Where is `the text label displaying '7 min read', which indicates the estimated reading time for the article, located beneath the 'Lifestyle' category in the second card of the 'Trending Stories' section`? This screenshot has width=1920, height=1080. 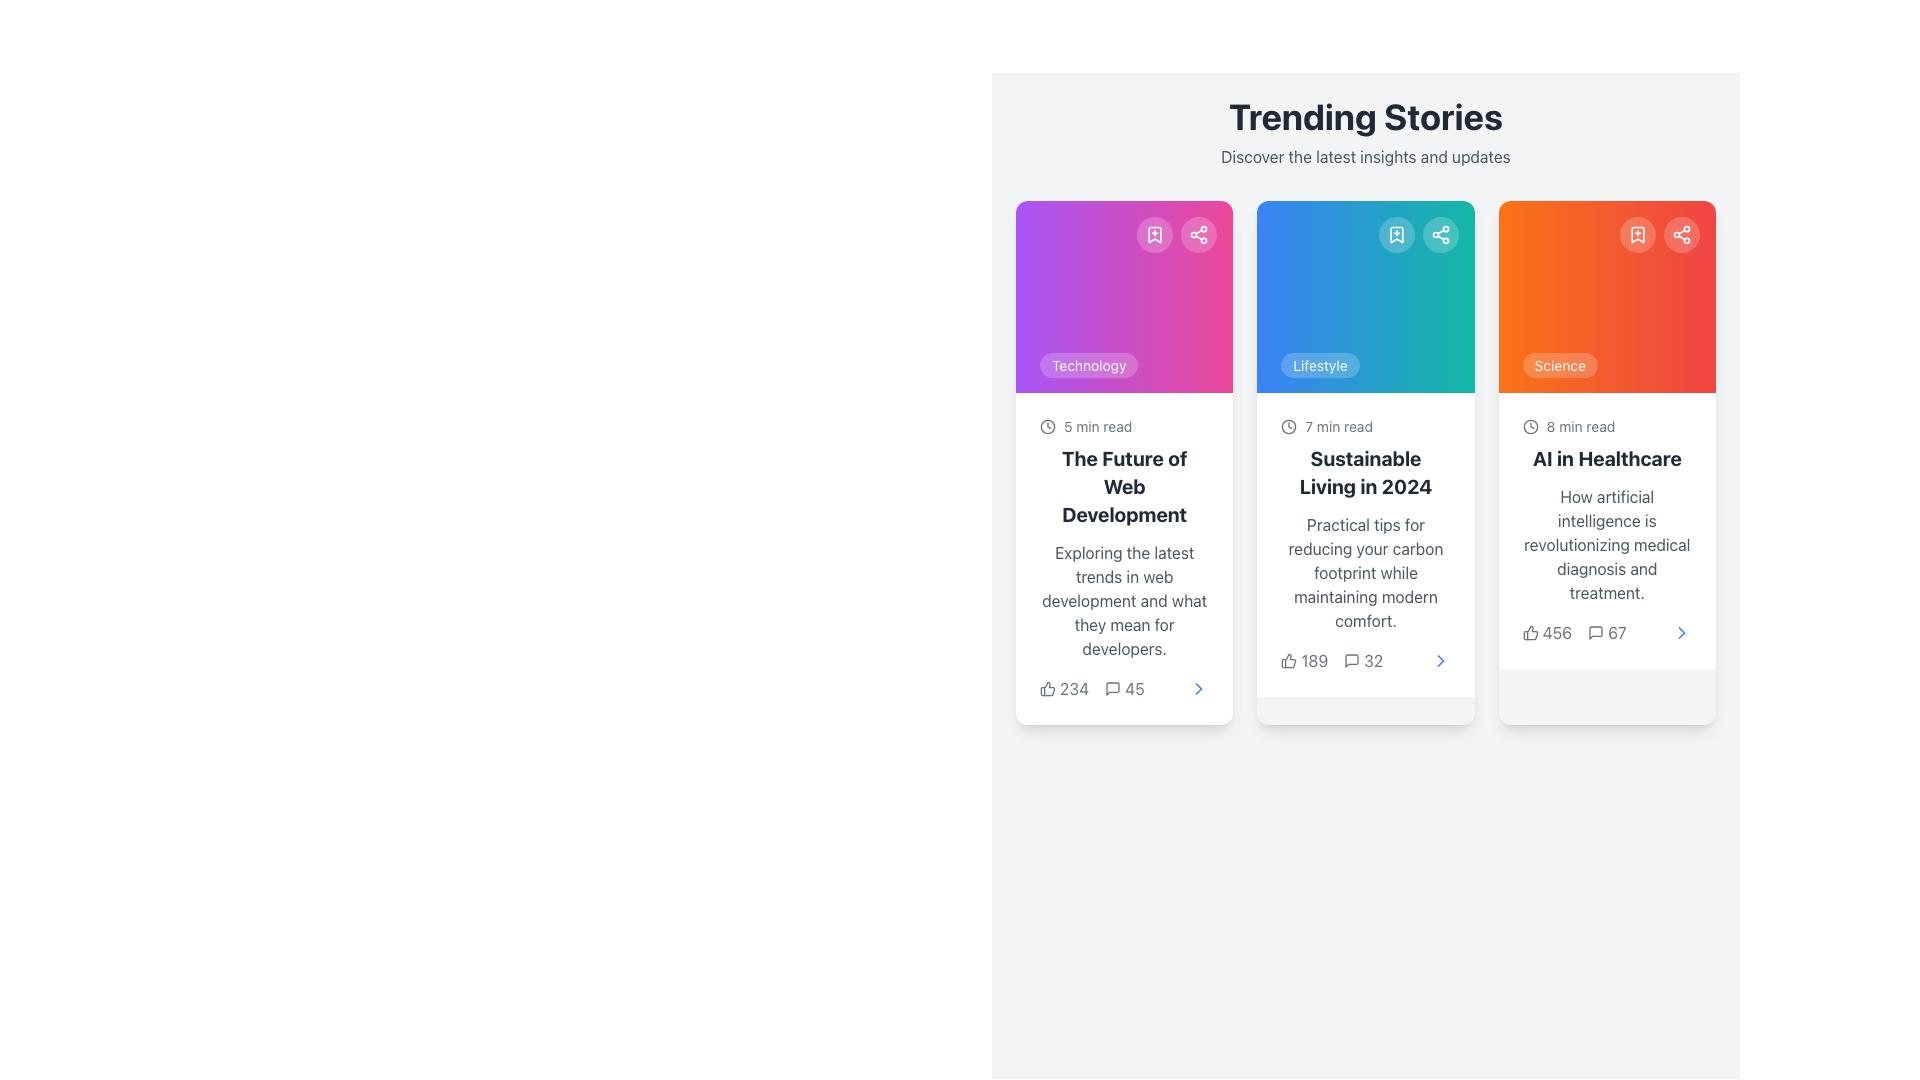
the text label displaying '7 min read', which indicates the estimated reading time for the article, located beneath the 'Lifestyle' category in the second card of the 'Trending Stories' section is located at coordinates (1339, 426).